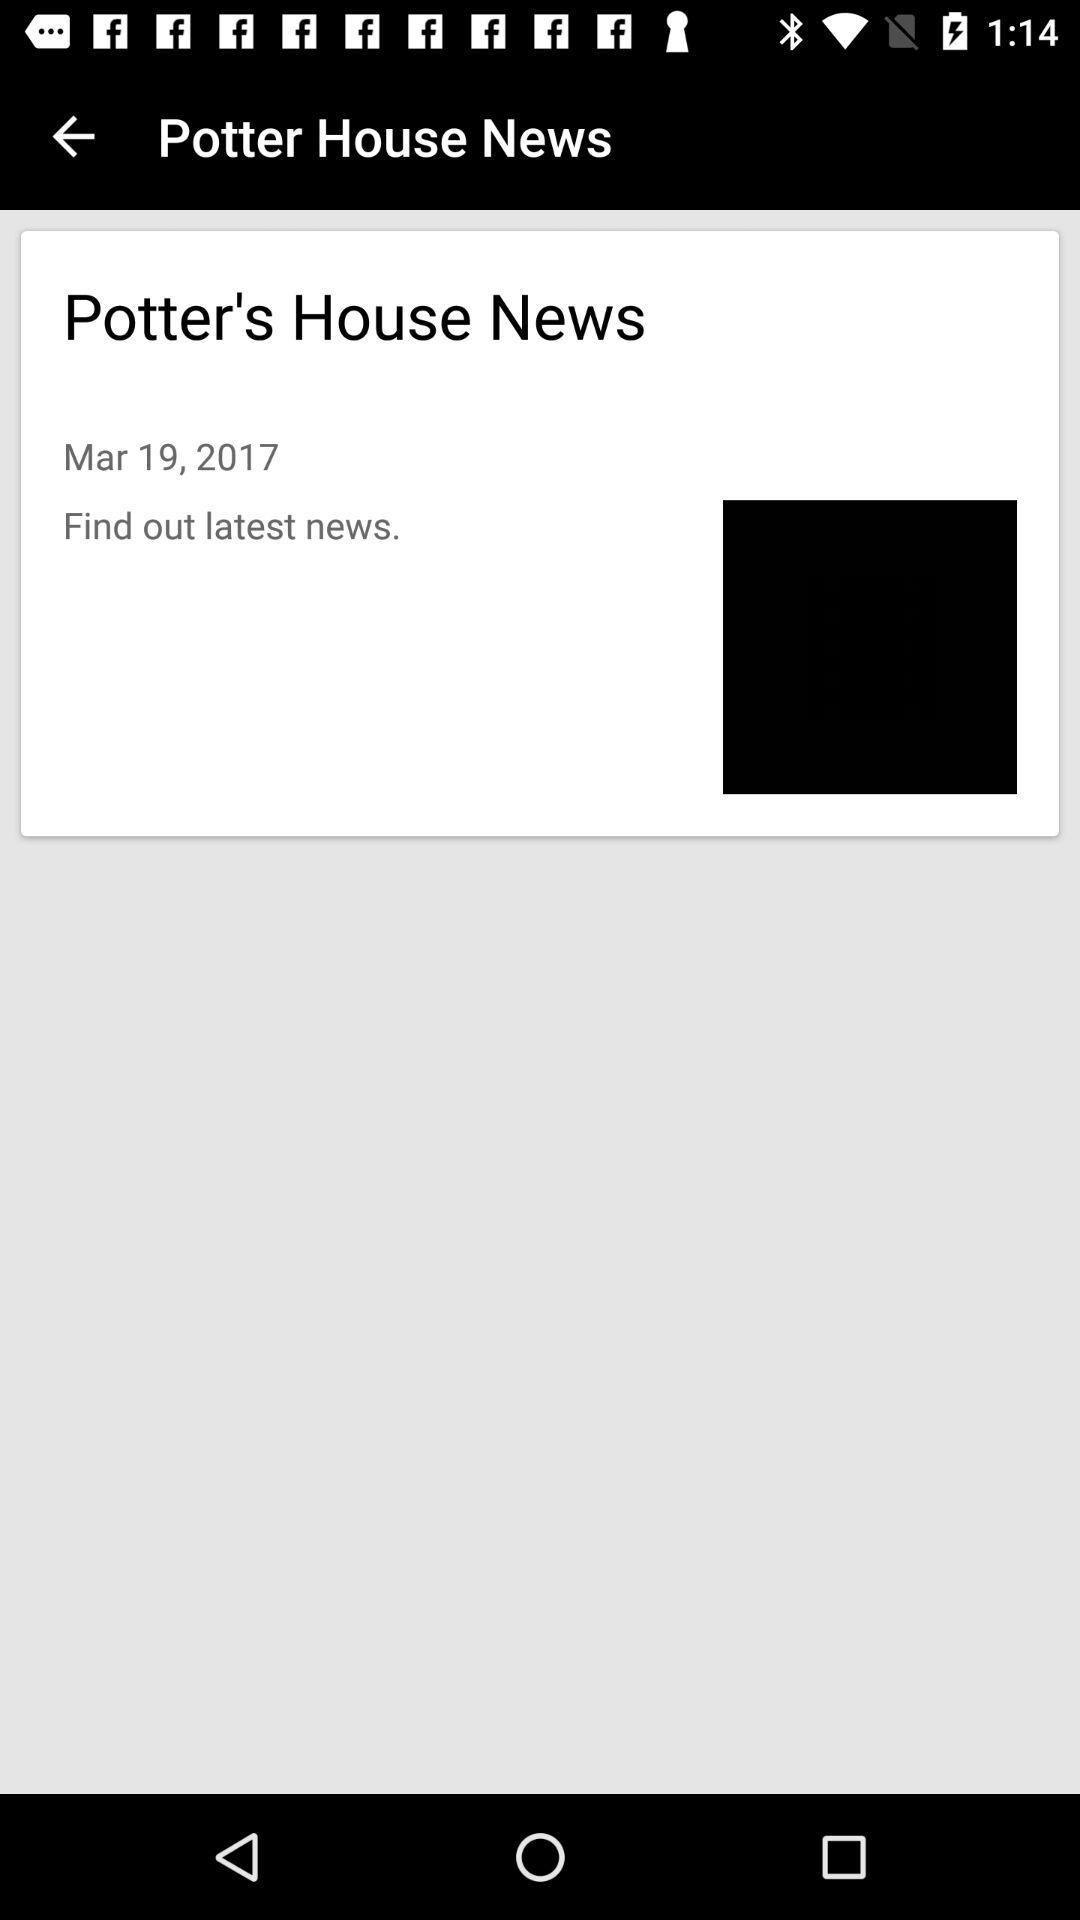 The image size is (1080, 1920). I want to click on item at the top left corner, so click(72, 135).